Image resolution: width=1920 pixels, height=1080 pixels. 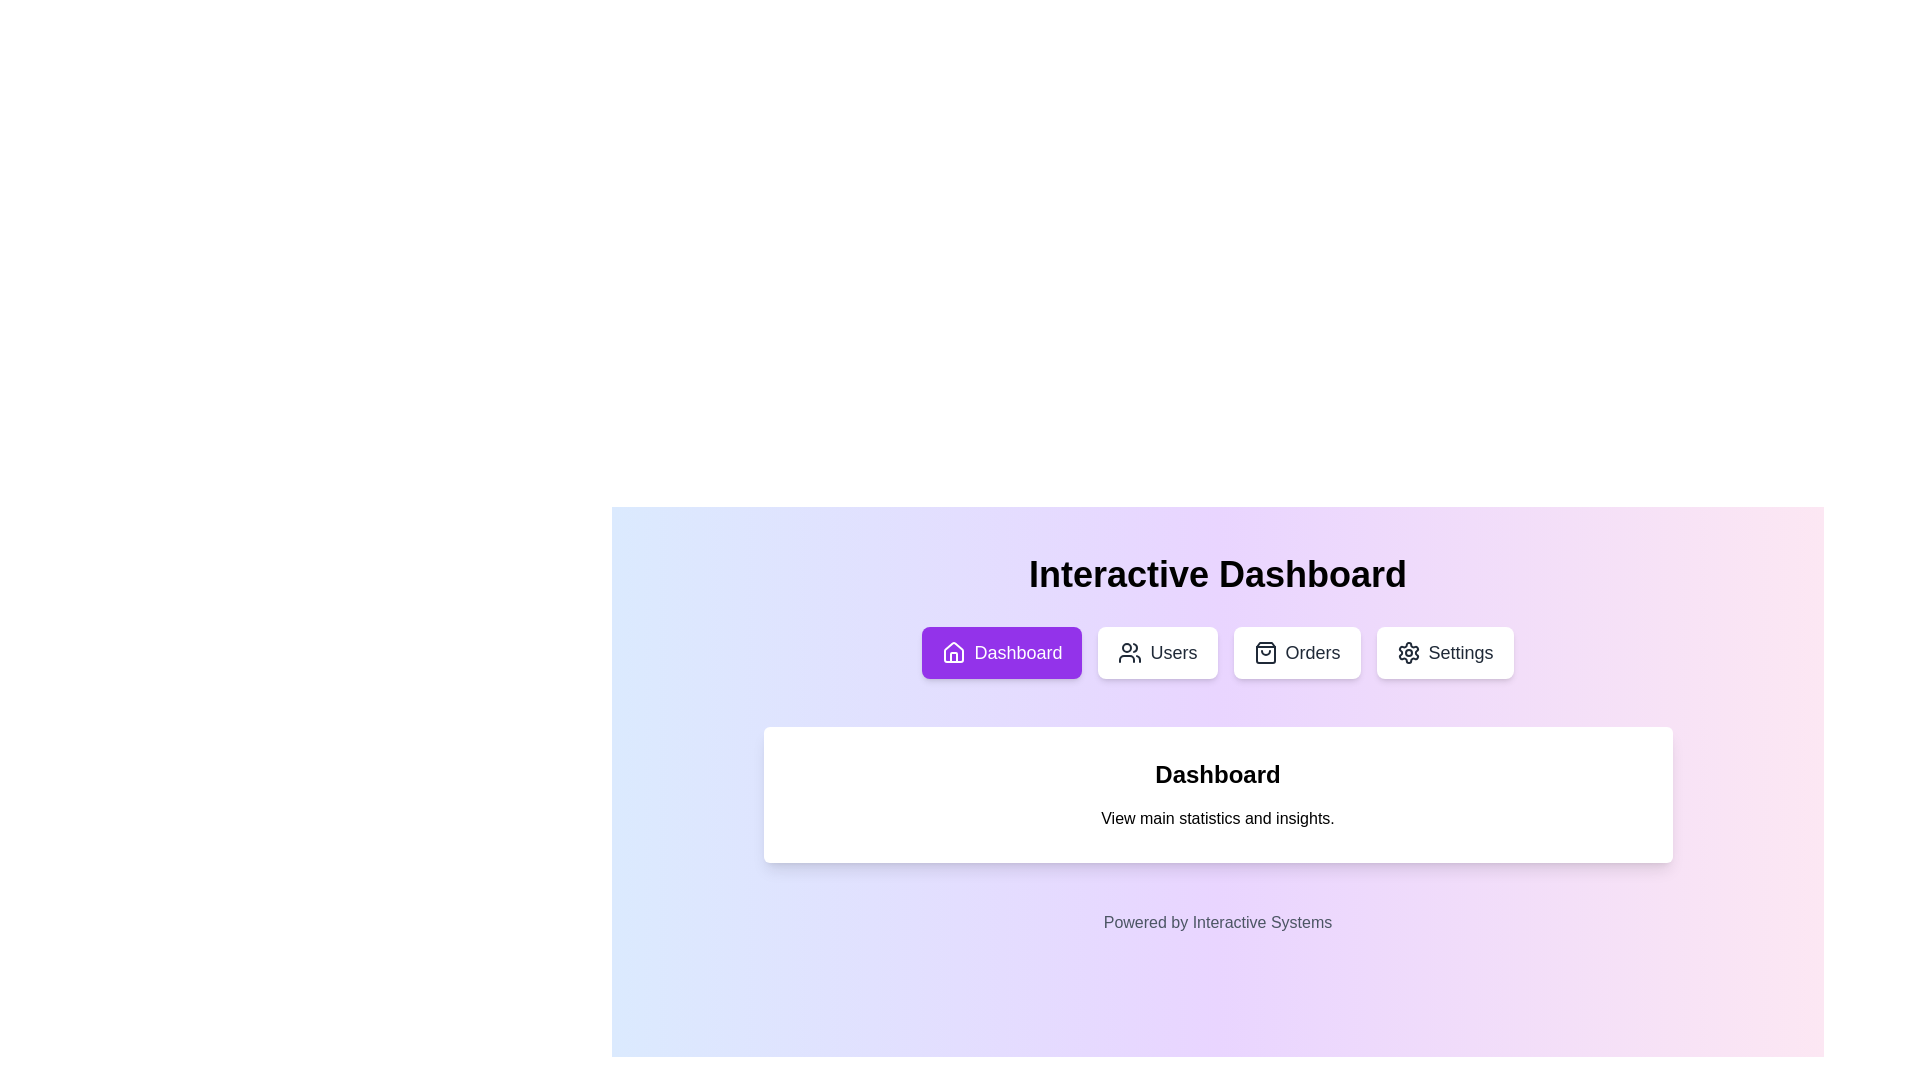 What do you see at coordinates (1217, 922) in the screenshot?
I see `the Text label at the bottom-center of the interface that provides attribution or trademark information` at bounding box center [1217, 922].